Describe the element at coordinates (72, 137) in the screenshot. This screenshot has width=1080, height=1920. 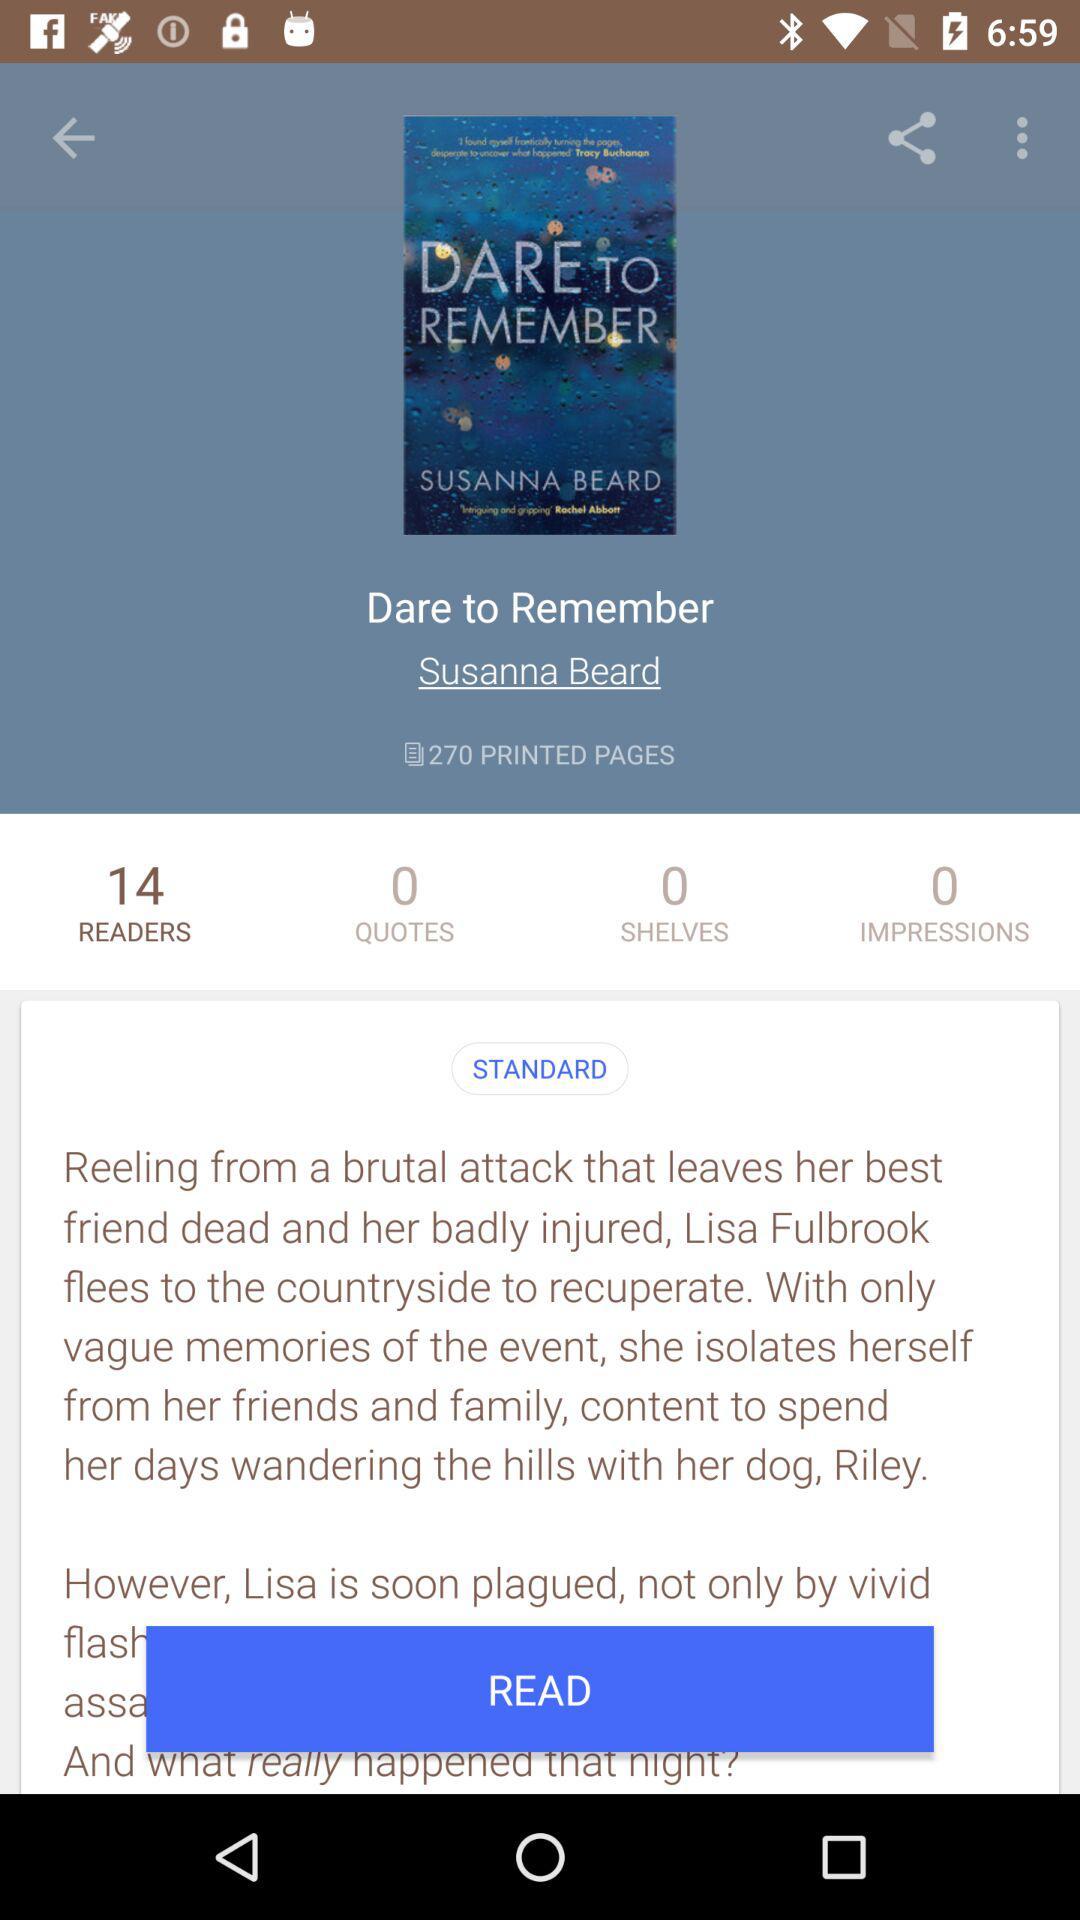
I see `the item above the dare to remember icon` at that location.